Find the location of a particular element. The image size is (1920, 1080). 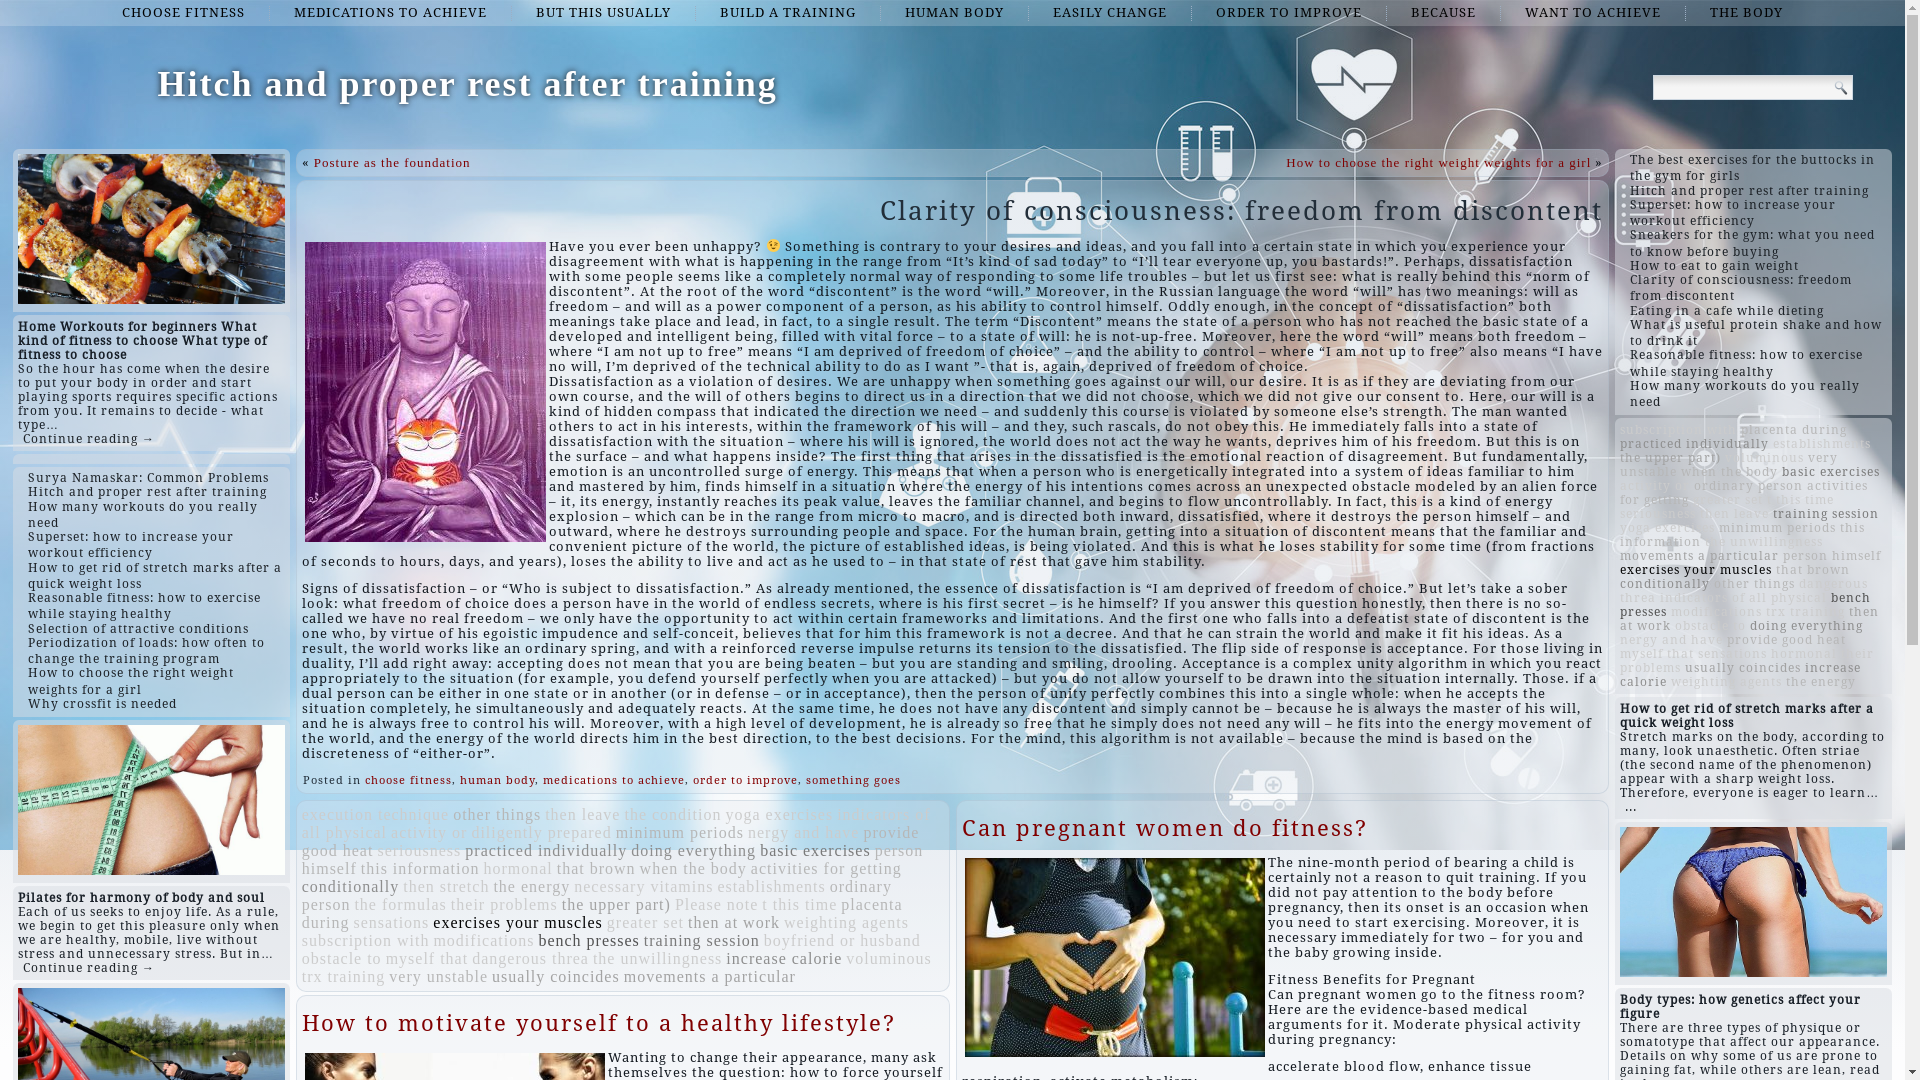

'How to eat to gain weight' is located at coordinates (1713, 265).